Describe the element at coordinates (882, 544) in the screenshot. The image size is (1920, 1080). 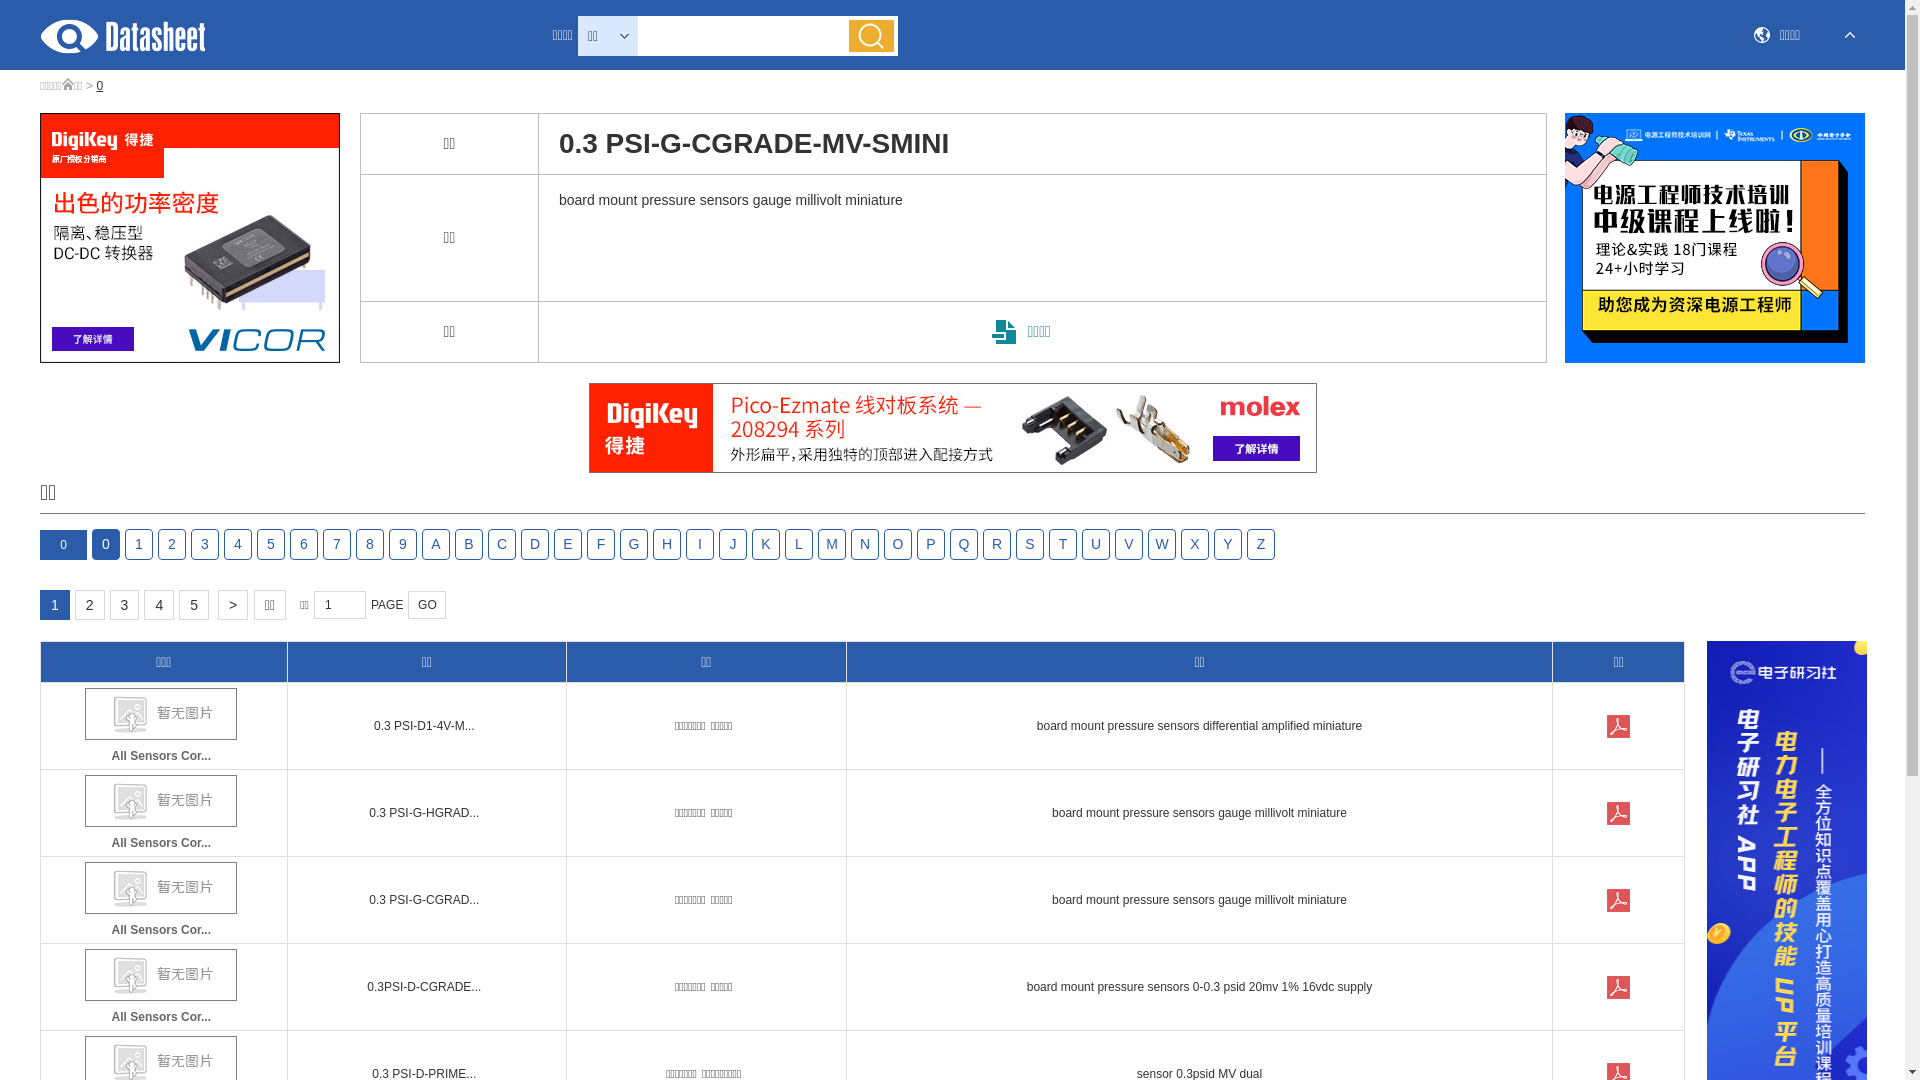
I see `'O'` at that location.